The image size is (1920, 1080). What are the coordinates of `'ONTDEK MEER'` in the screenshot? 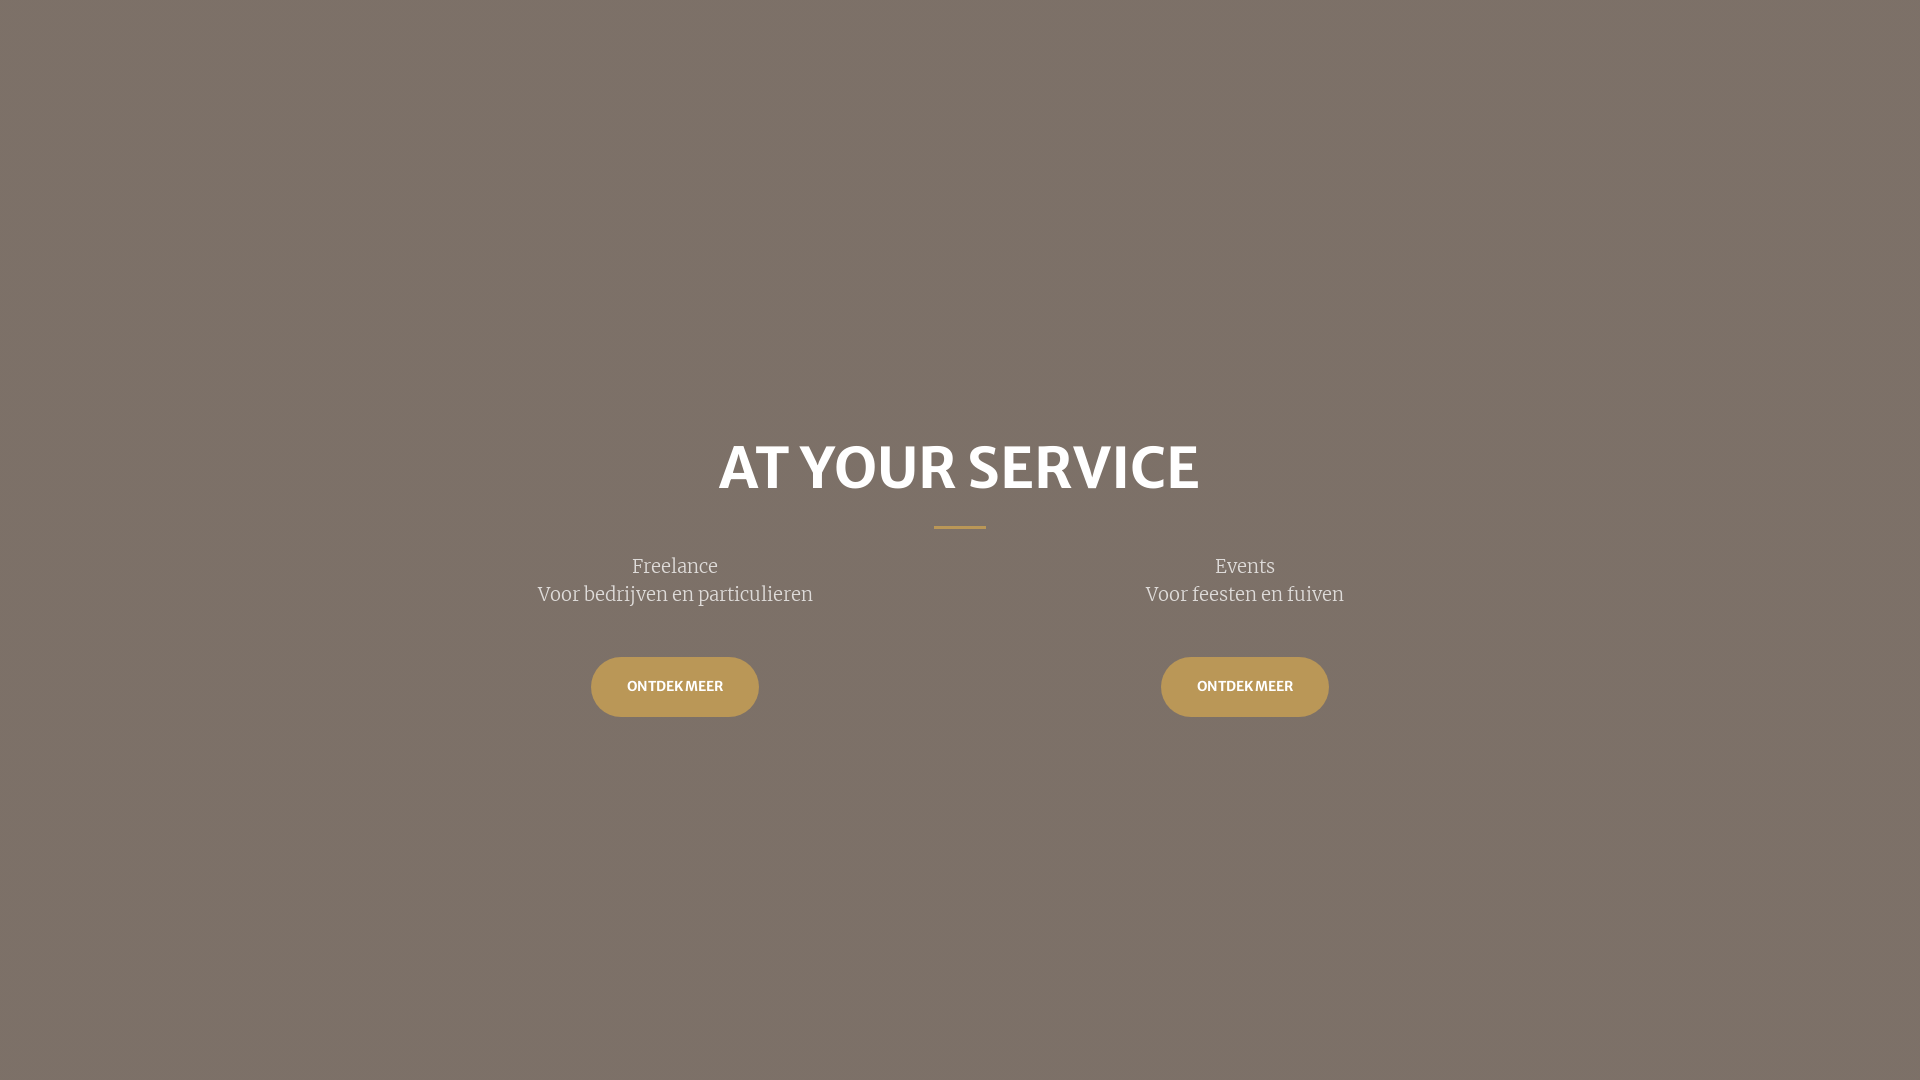 It's located at (589, 685).